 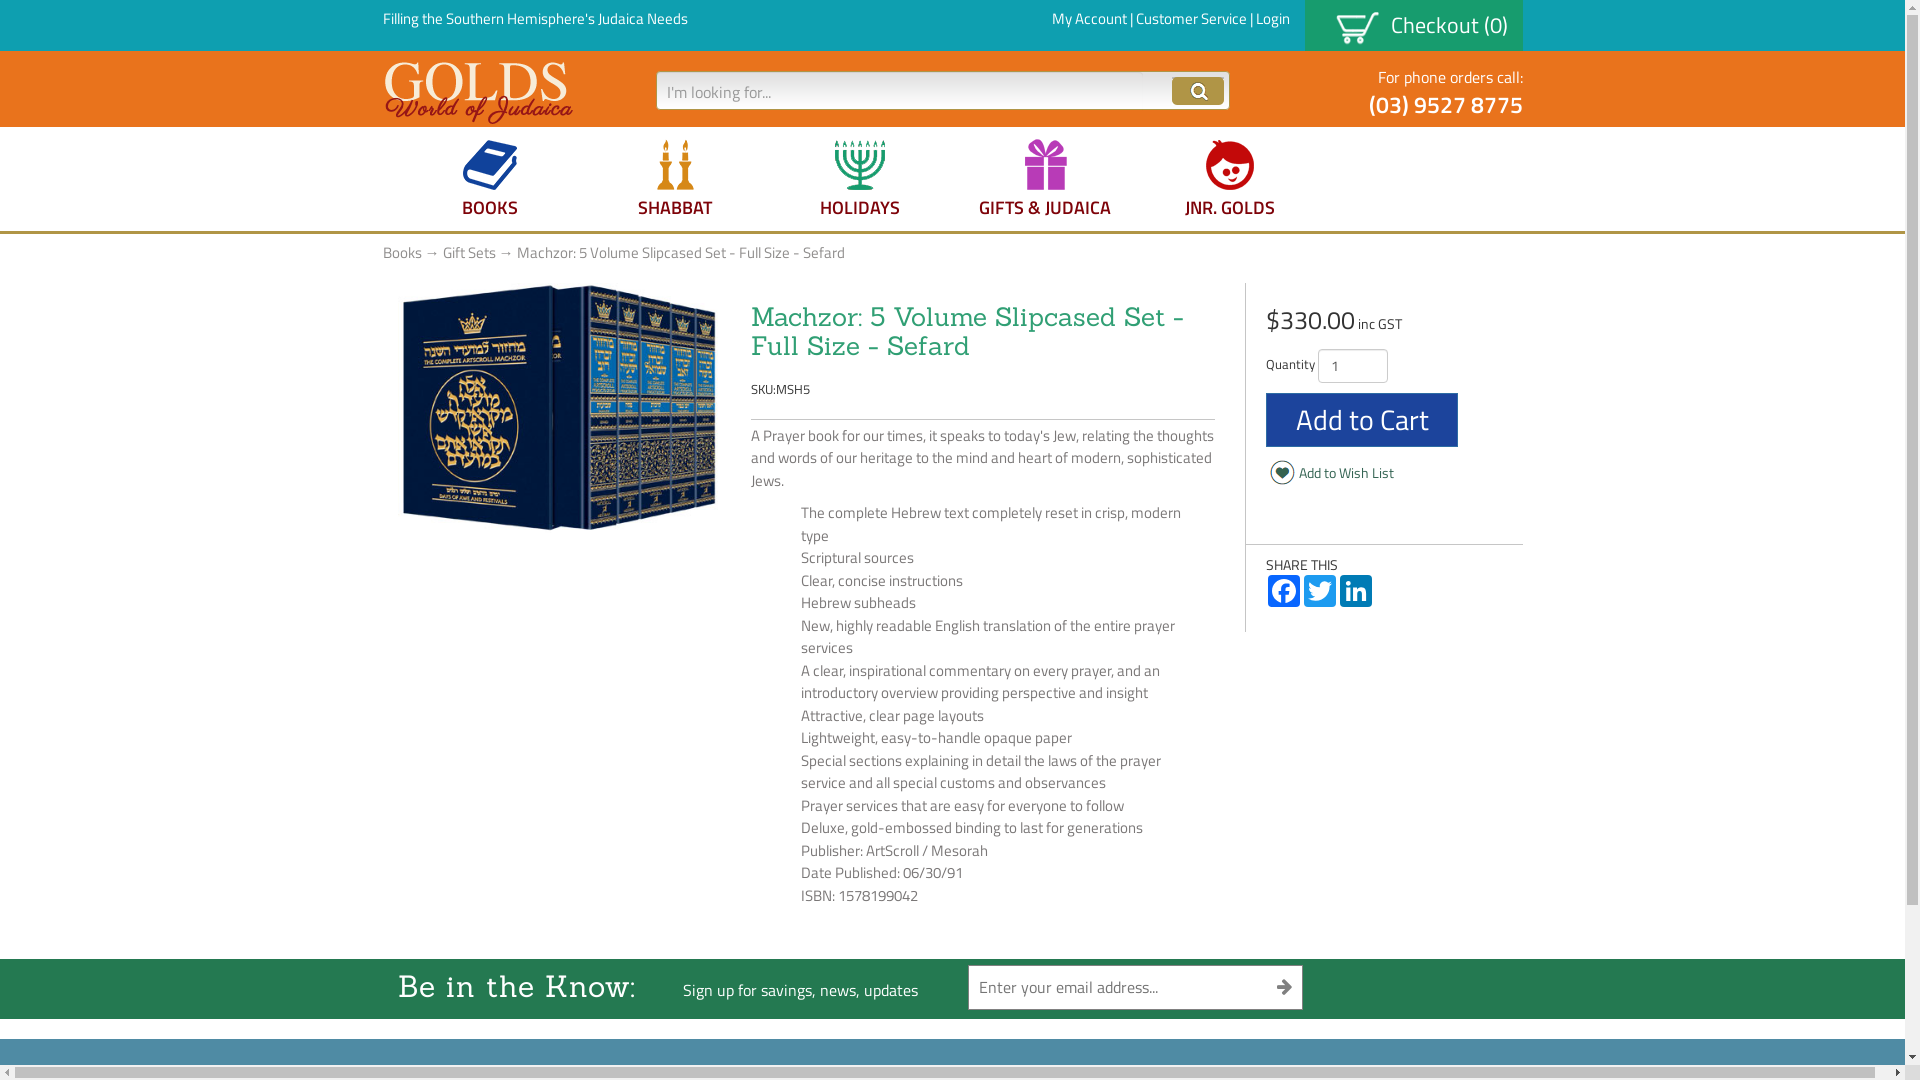 I want to click on 'Login', so click(x=1271, y=18).